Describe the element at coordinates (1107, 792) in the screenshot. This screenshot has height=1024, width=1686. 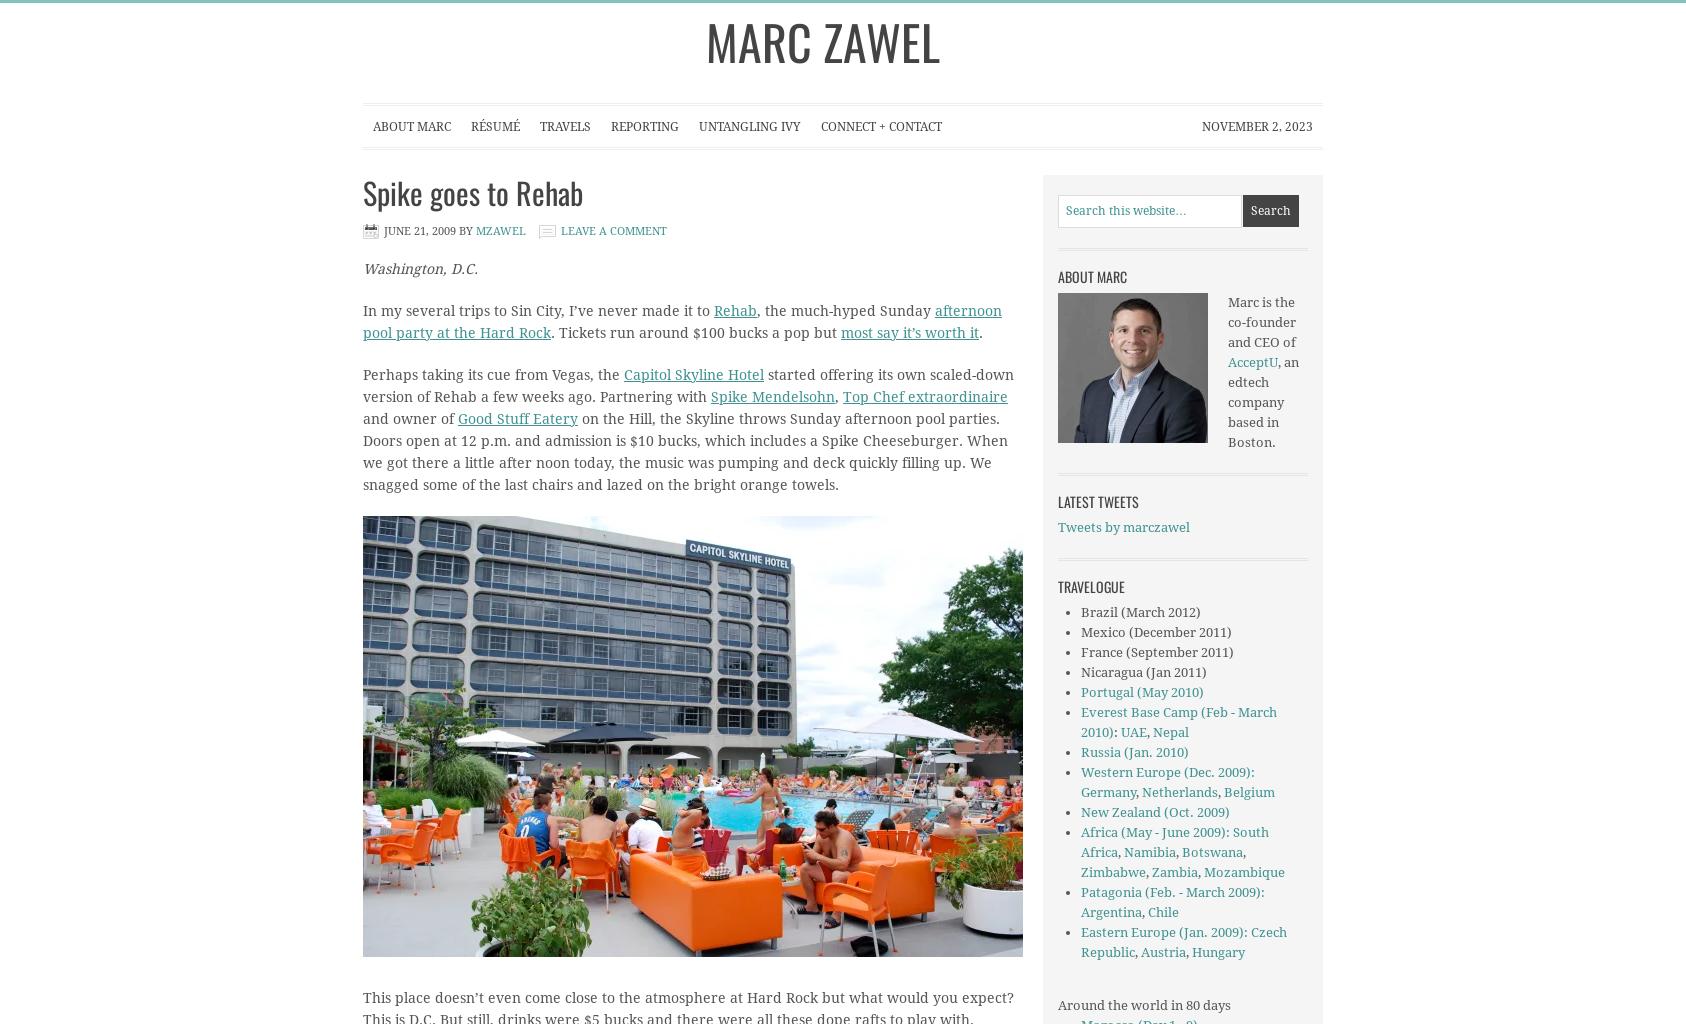
I see `'Germany'` at that location.